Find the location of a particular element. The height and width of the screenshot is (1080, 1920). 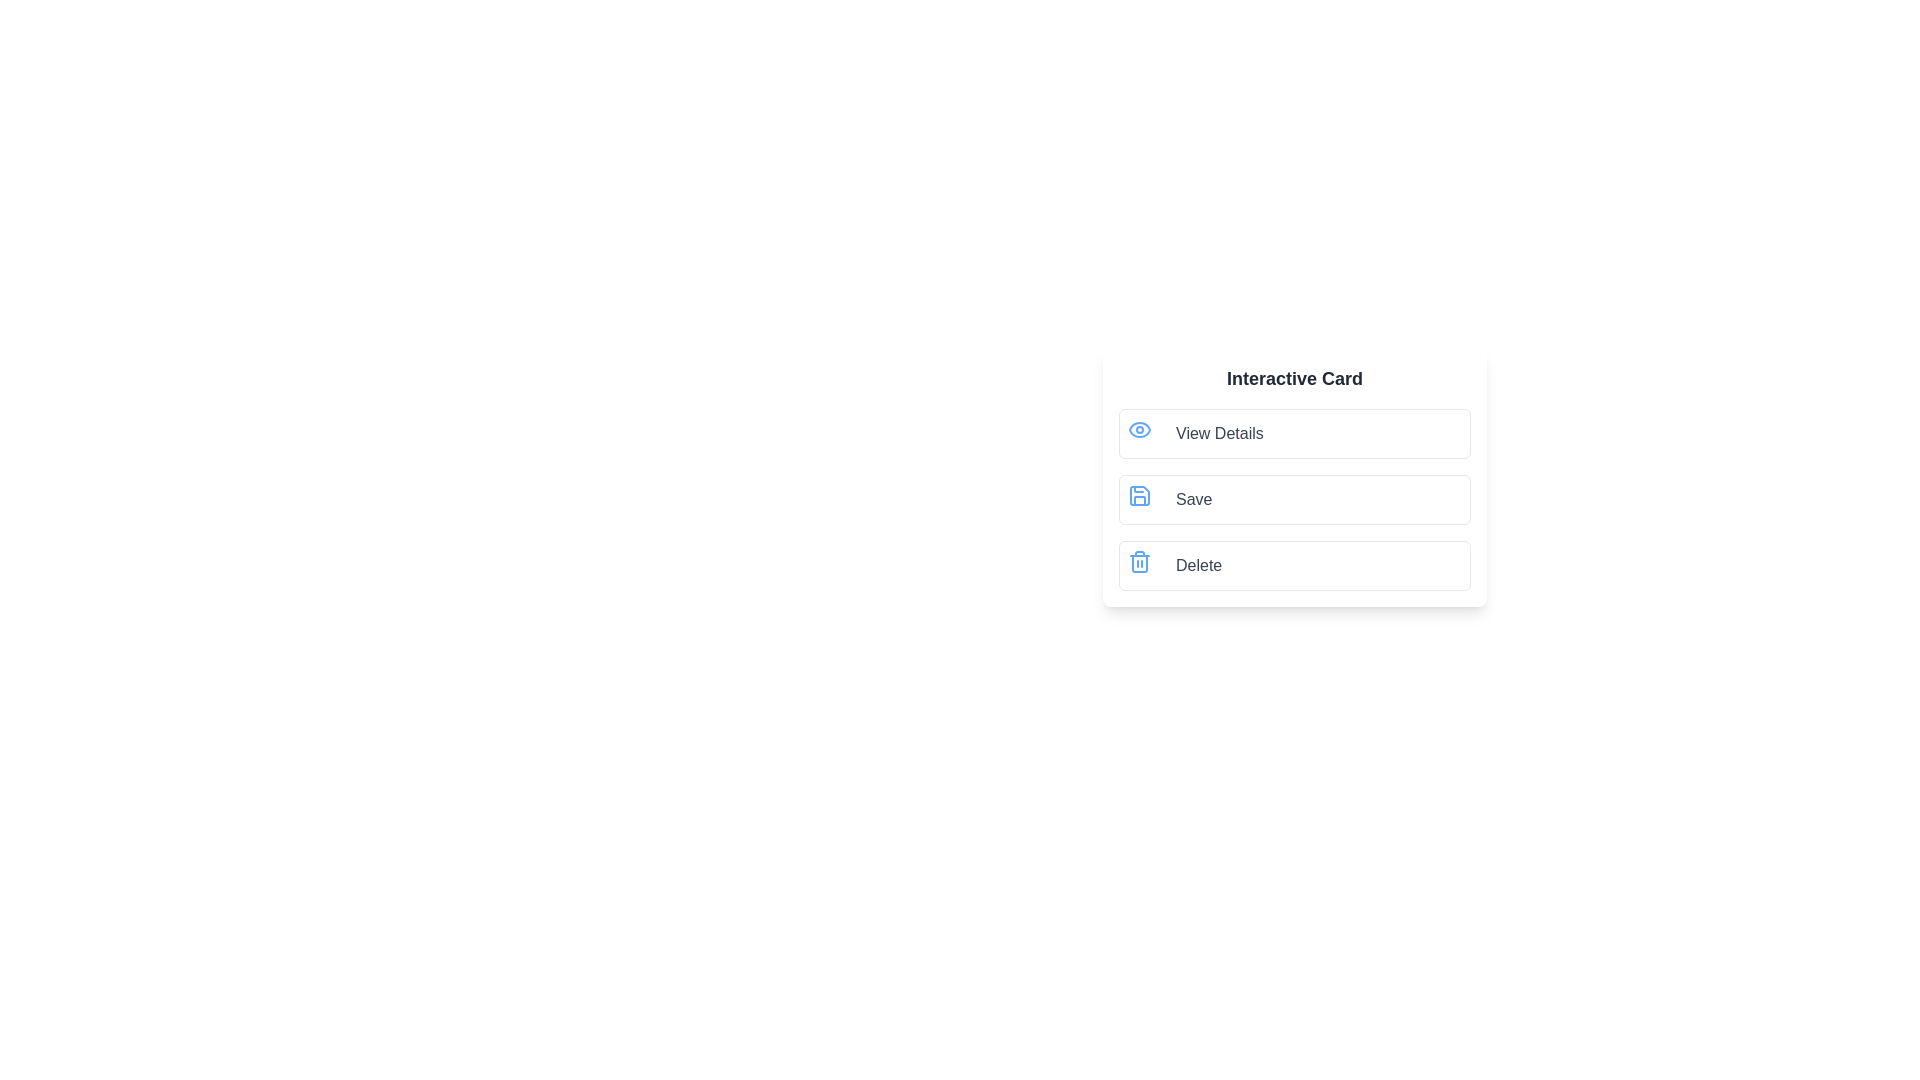

the blue eye icon located within the 'View Details' menu item, positioned as the first item on the left side of the menu group is located at coordinates (1143, 433).